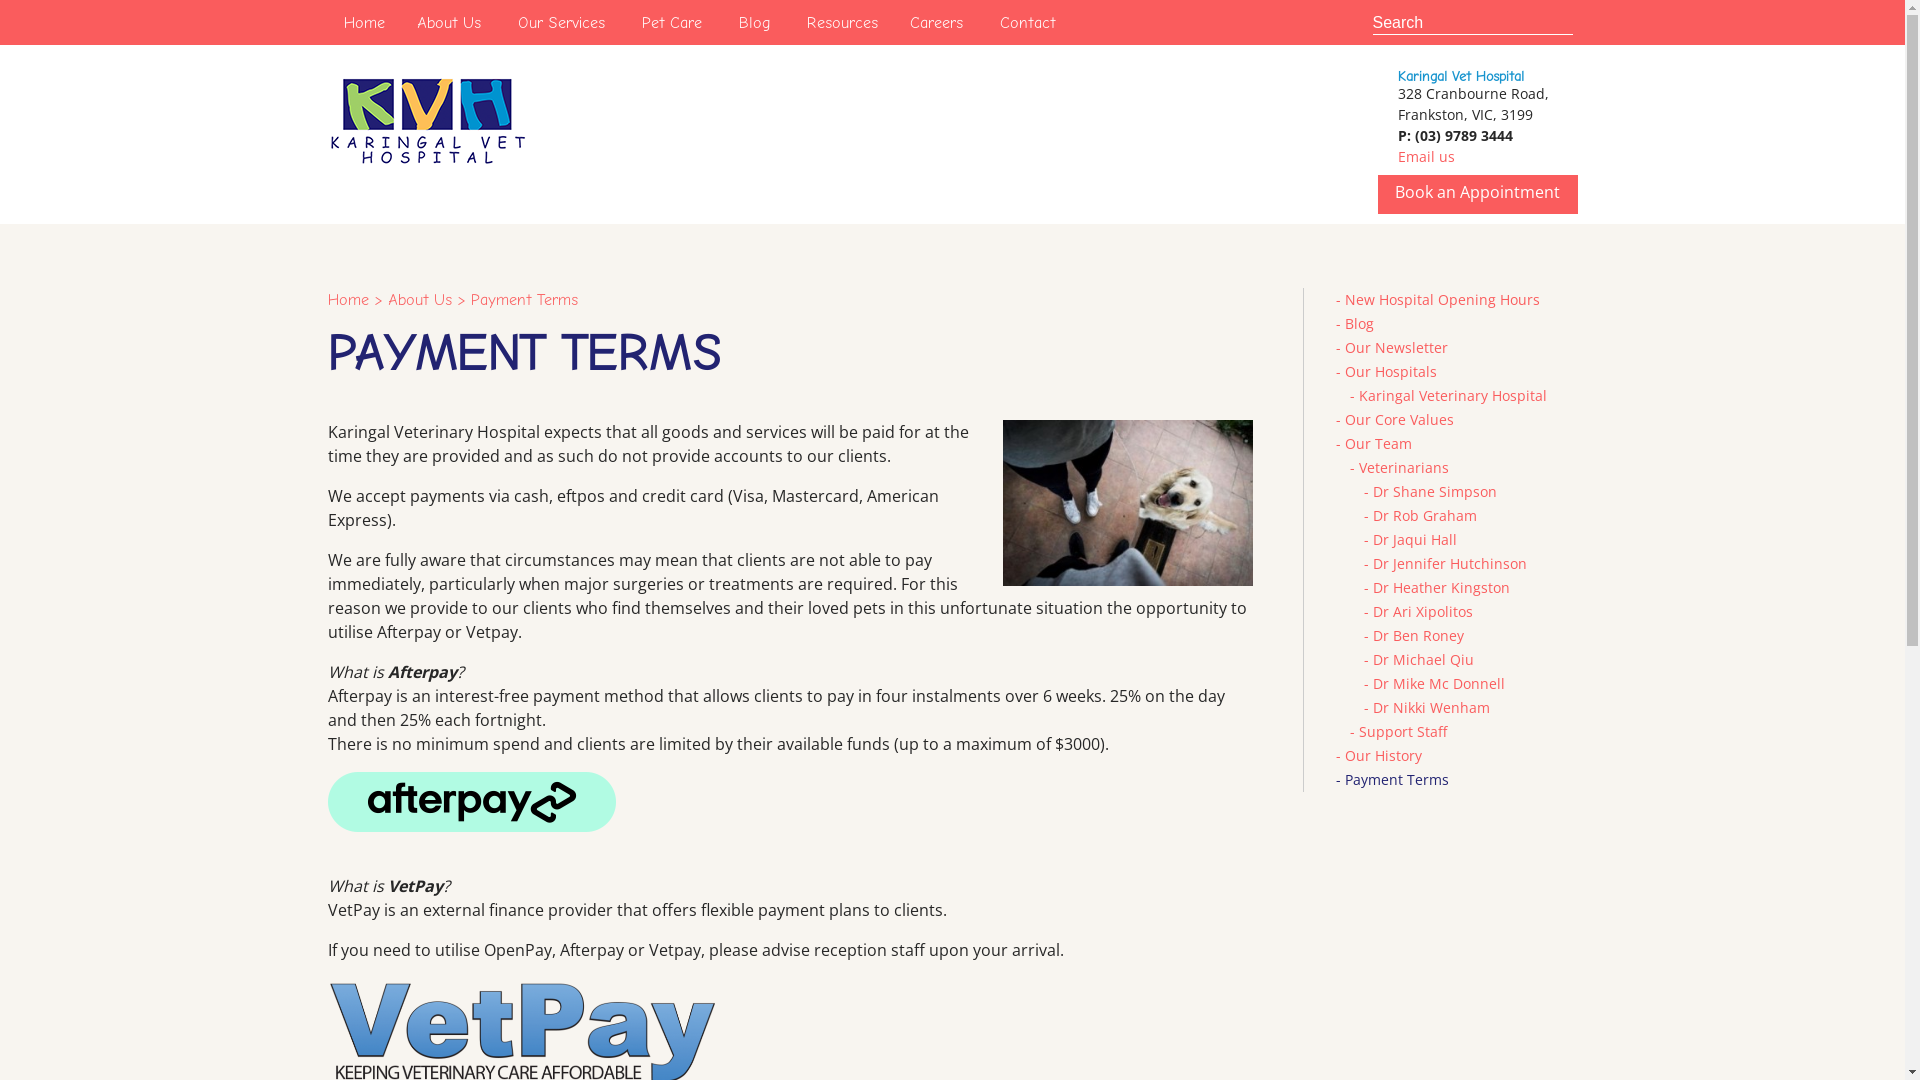  What do you see at coordinates (1397, 418) in the screenshot?
I see `'Our Core Values'` at bounding box center [1397, 418].